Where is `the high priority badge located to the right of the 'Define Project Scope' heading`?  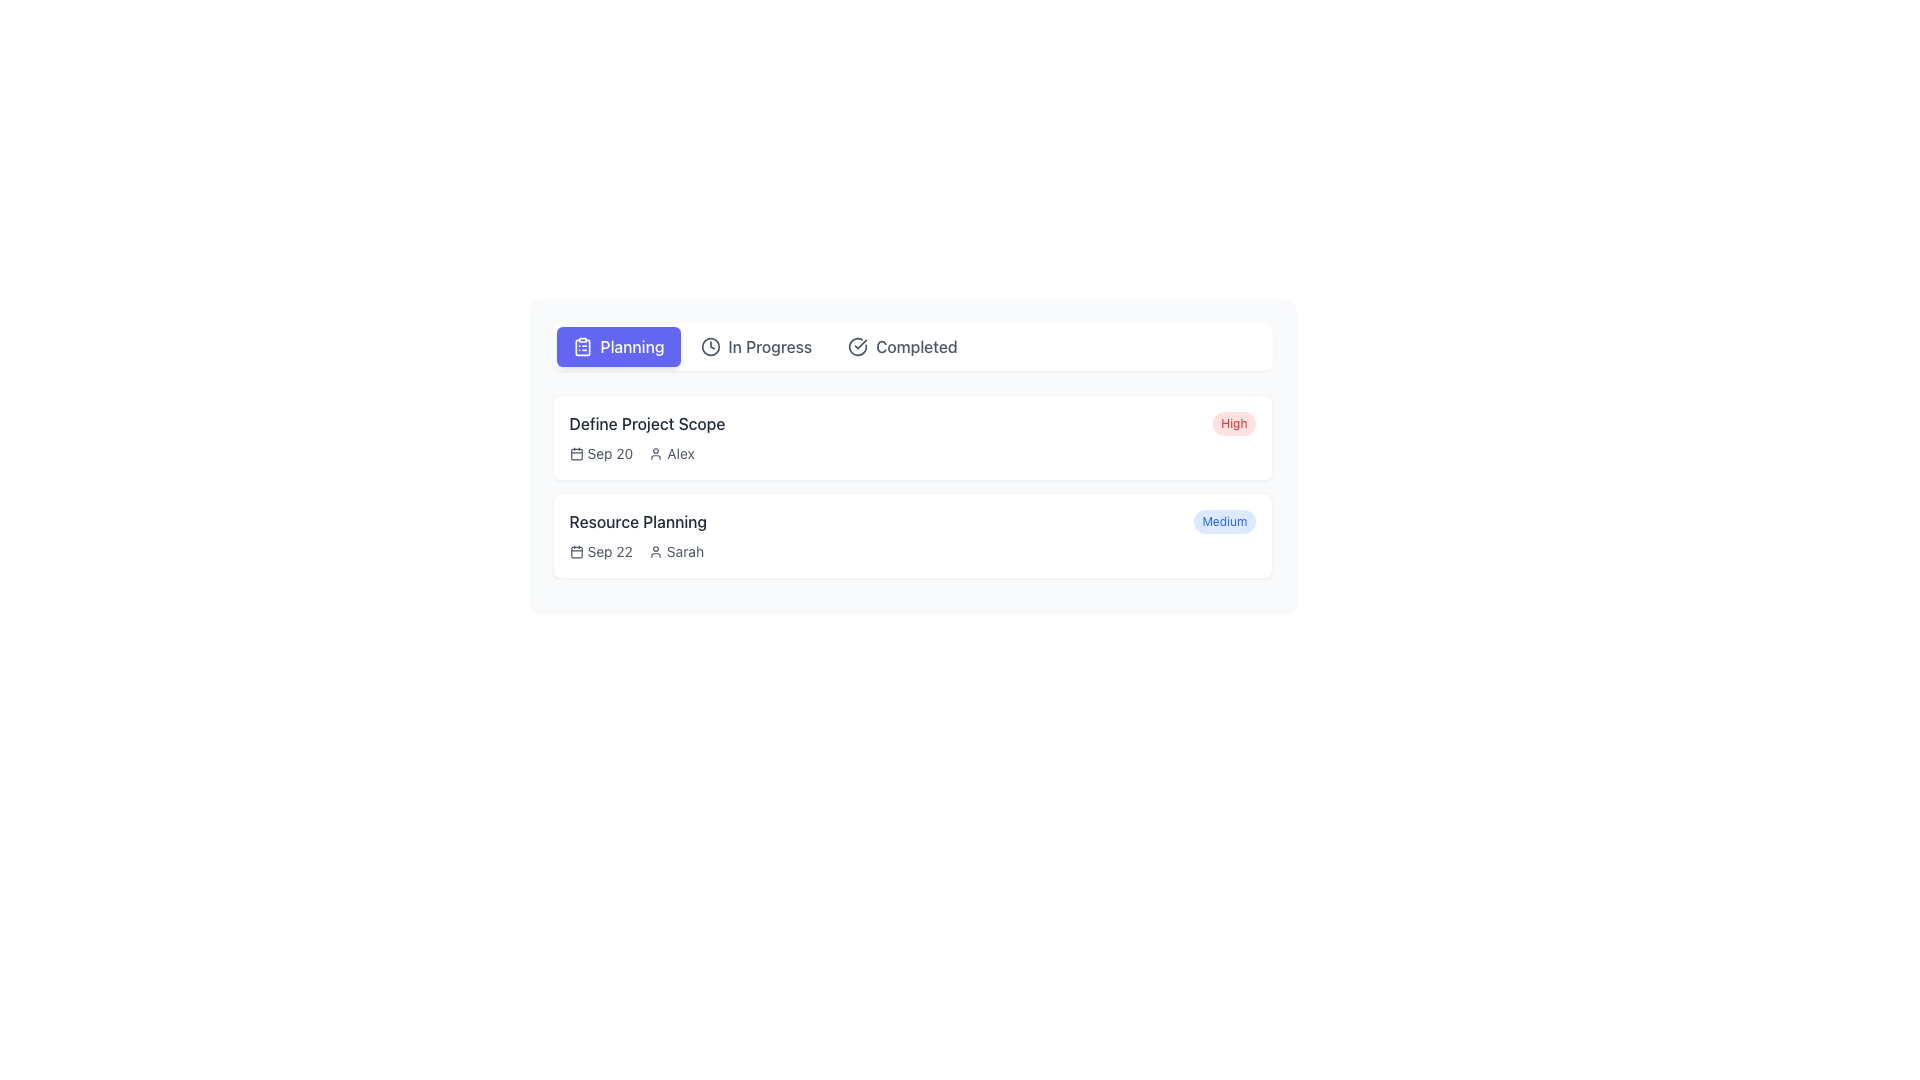 the high priority badge located to the right of the 'Define Project Scope' heading is located at coordinates (1233, 423).